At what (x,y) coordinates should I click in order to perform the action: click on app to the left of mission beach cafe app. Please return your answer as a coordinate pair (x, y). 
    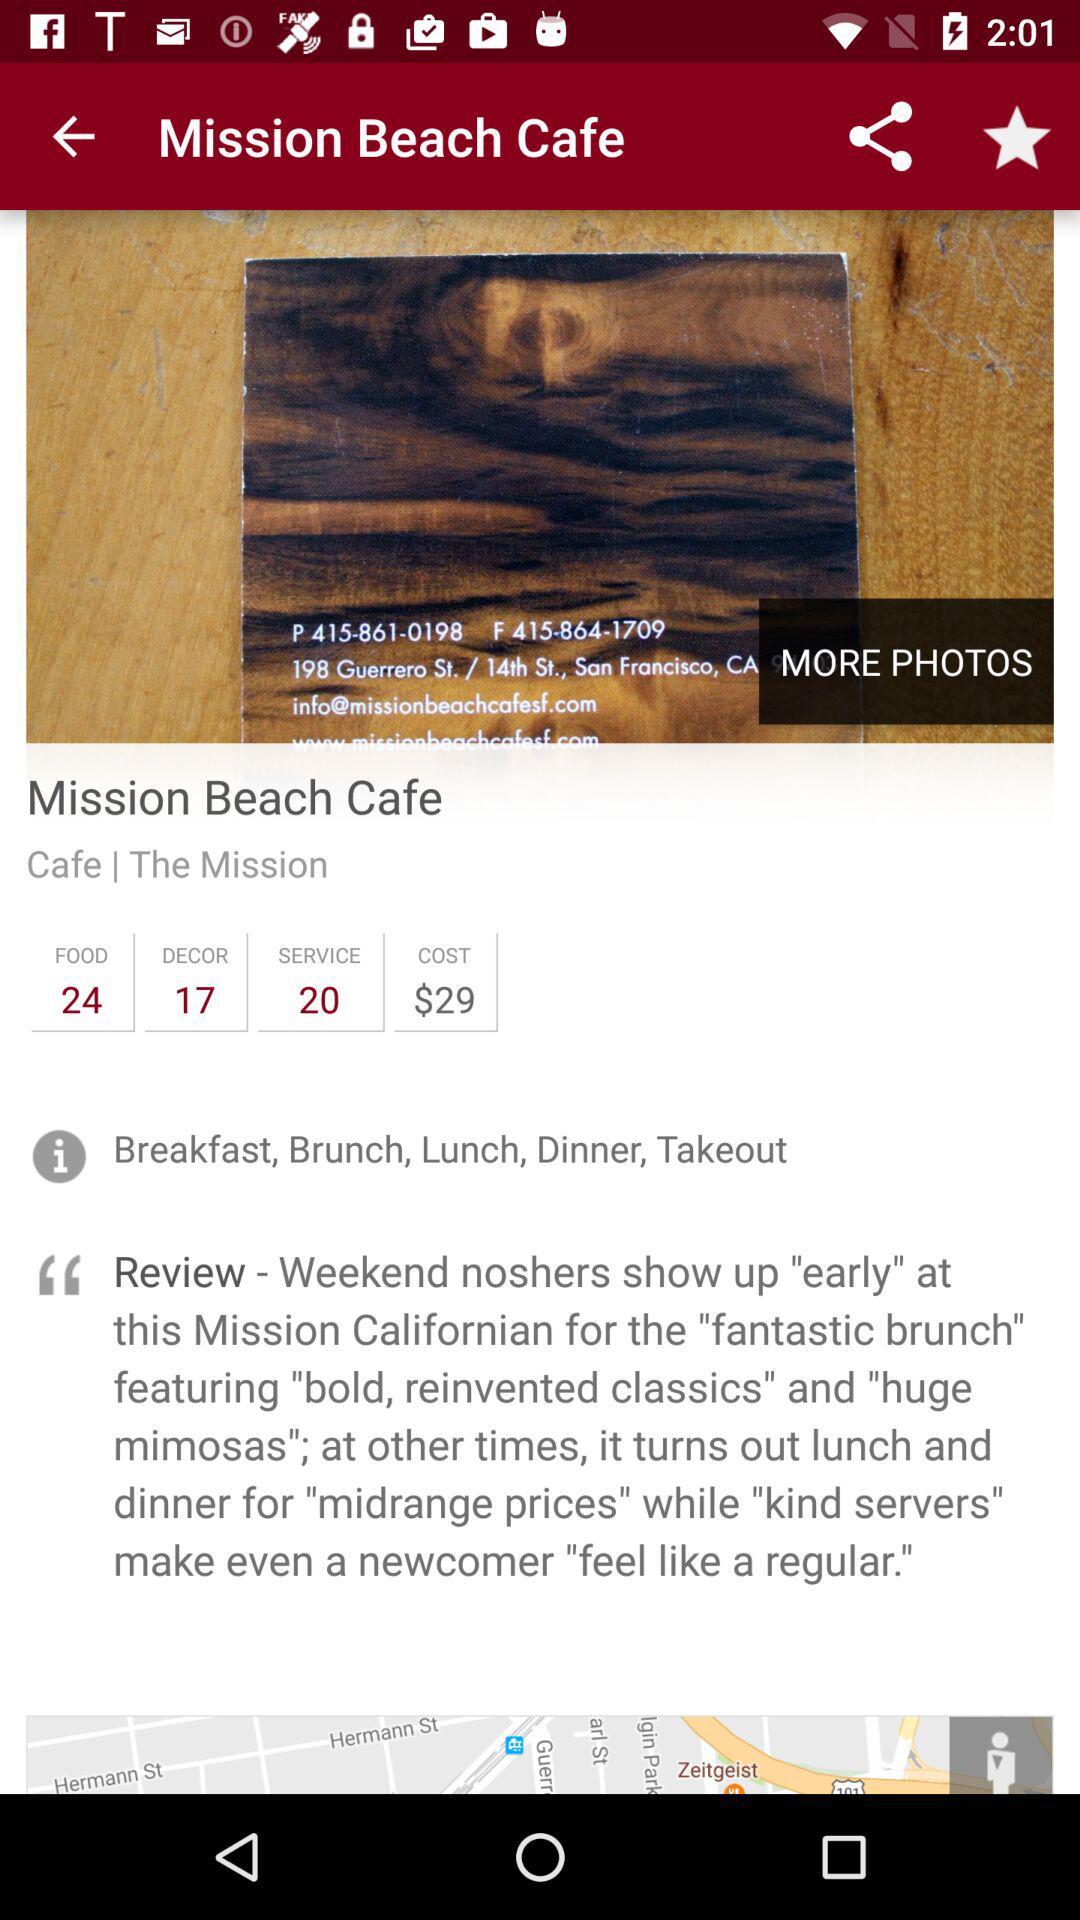
    Looking at the image, I should click on (72, 135).